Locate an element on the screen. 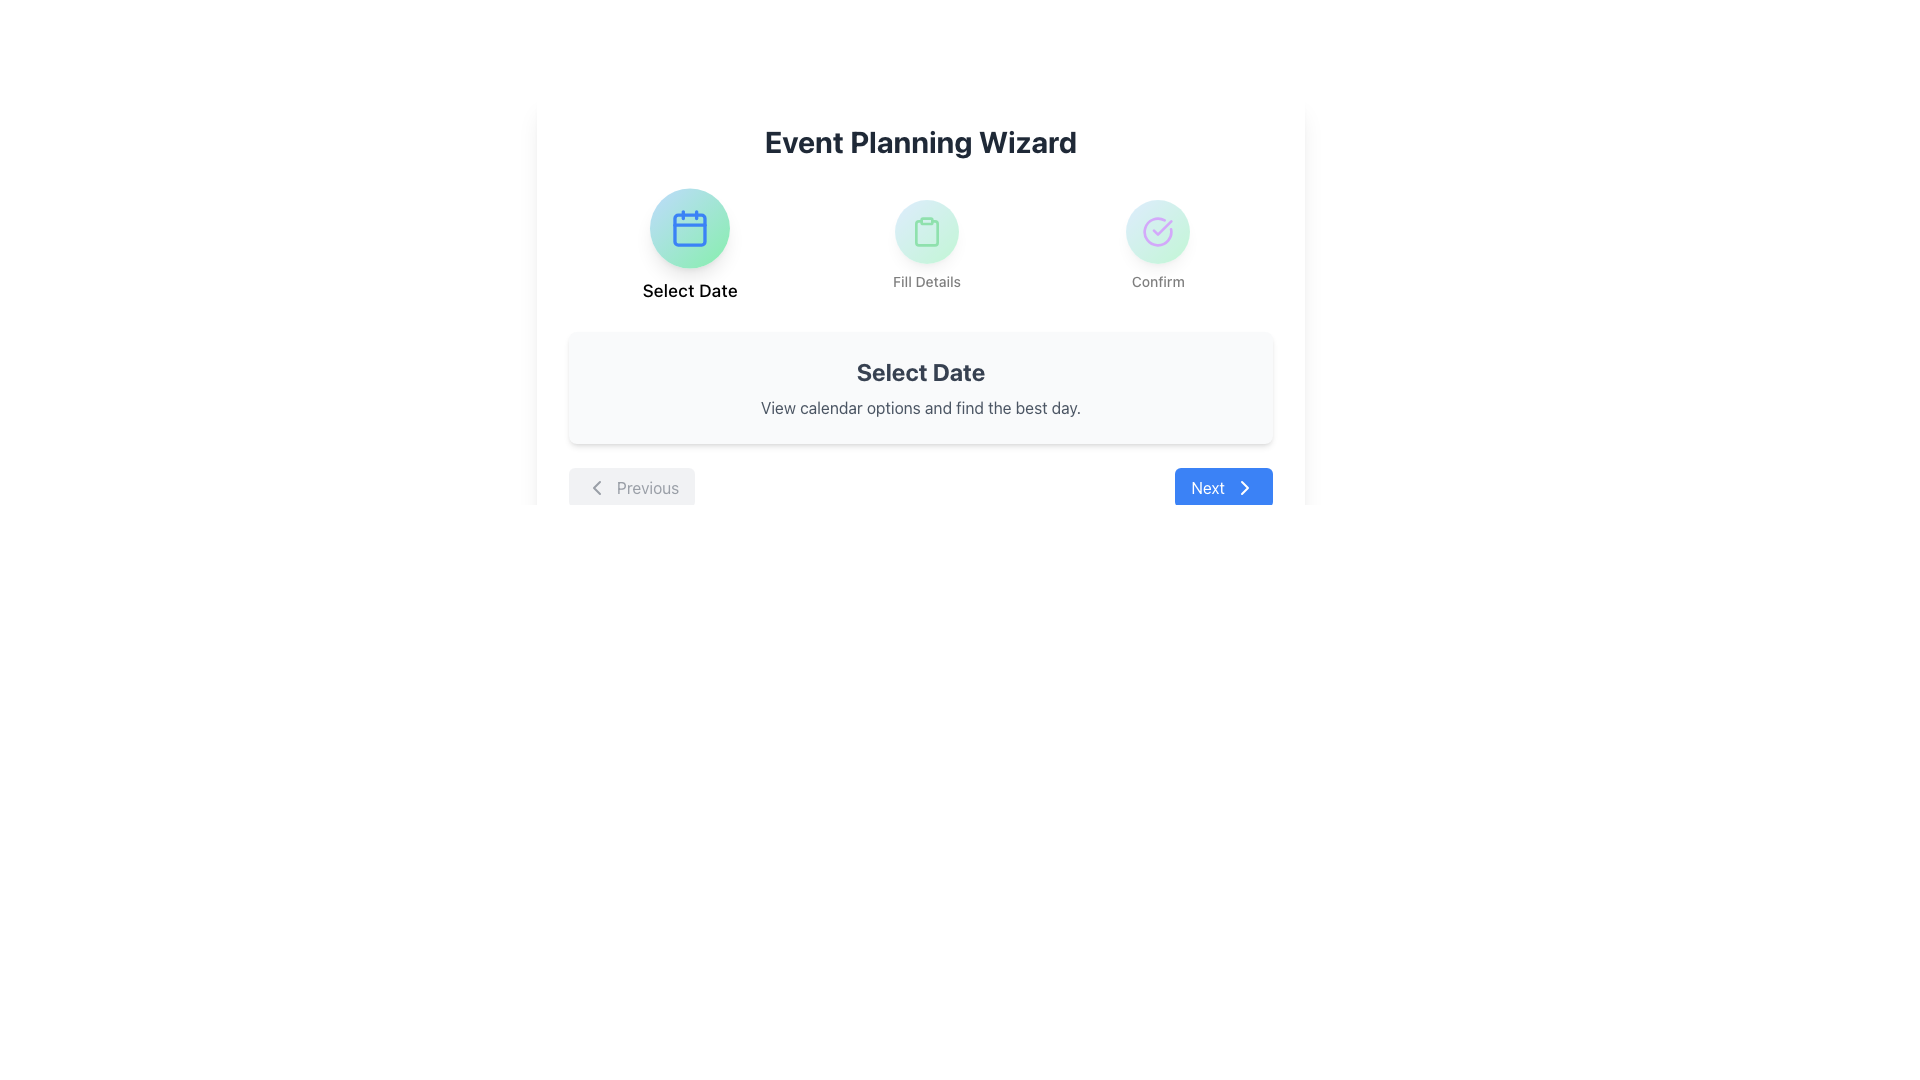 Image resolution: width=1920 pixels, height=1080 pixels. the text label that describes the clipboard icon, which is the second element in a horizontal row of three components is located at coordinates (926, 281).